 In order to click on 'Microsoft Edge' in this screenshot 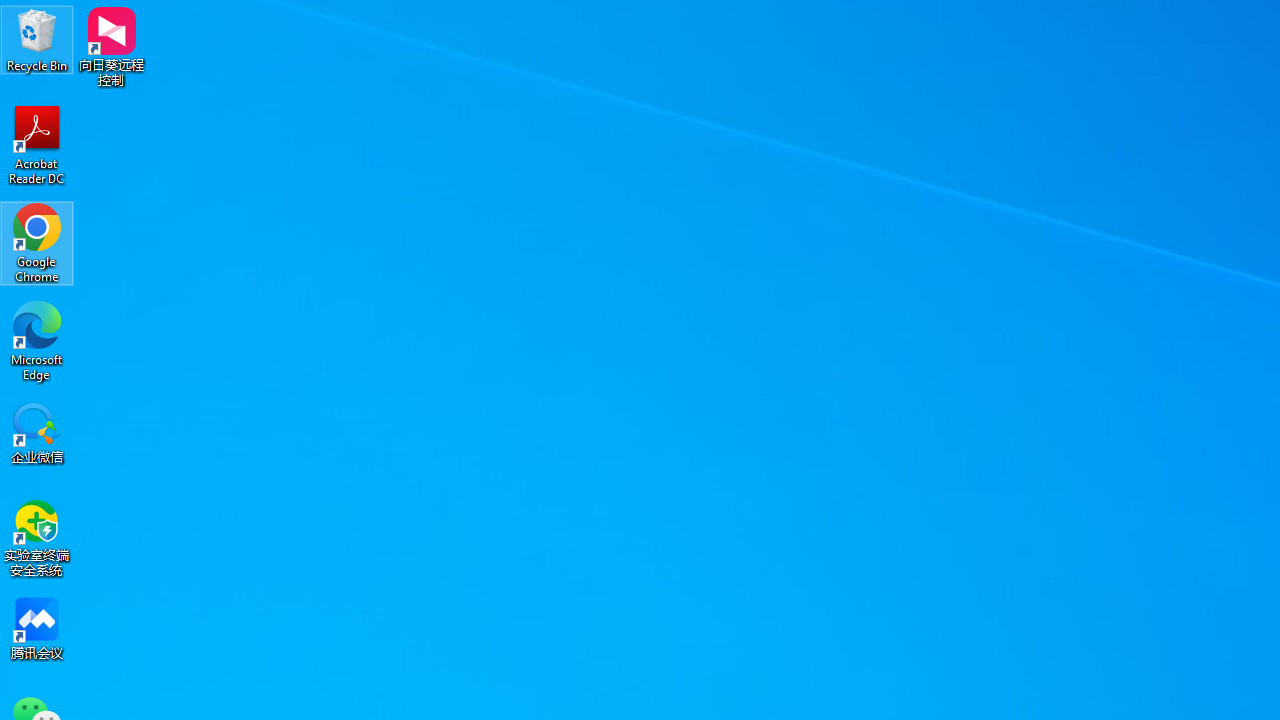, I will do `click(37, 340)`.